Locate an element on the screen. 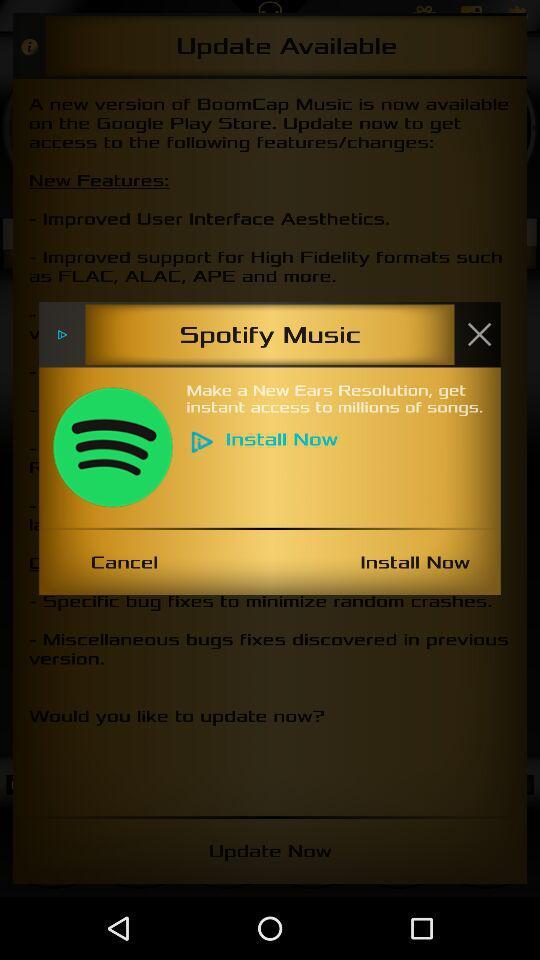  the item next to install now is located at coordinates (124, 562).